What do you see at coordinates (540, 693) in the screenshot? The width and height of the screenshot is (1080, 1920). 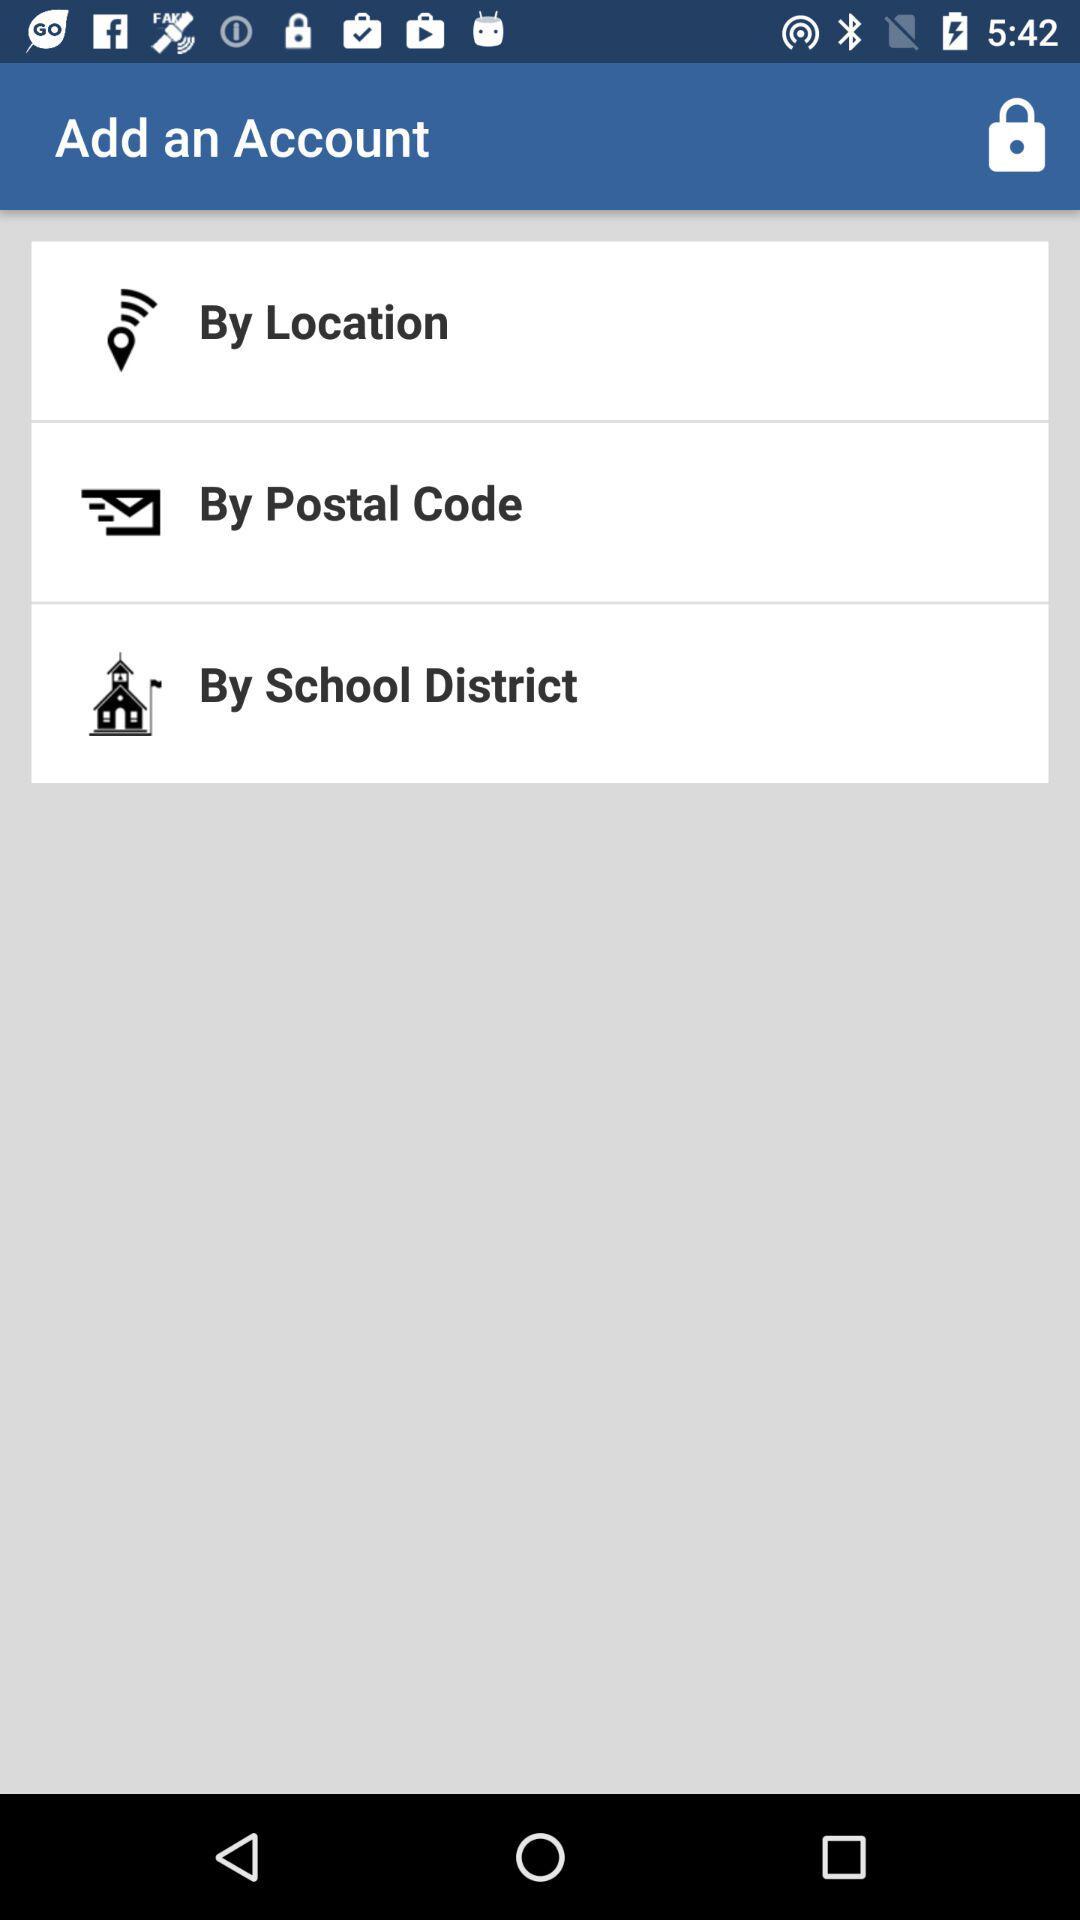 I see `the    by school district` at bounding box center [540, 693].